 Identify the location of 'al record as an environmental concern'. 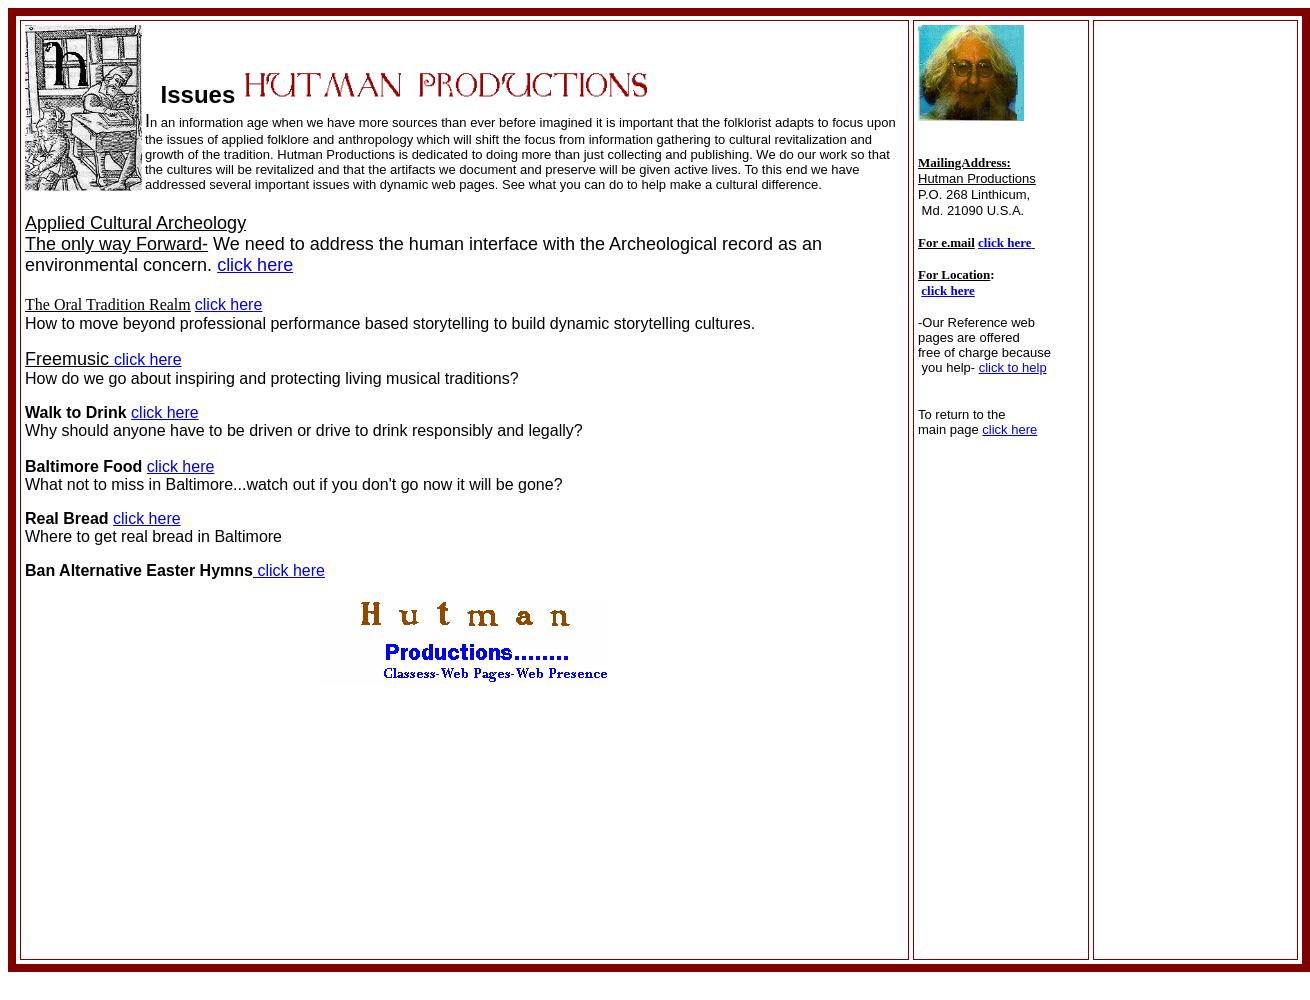
(422, 254).